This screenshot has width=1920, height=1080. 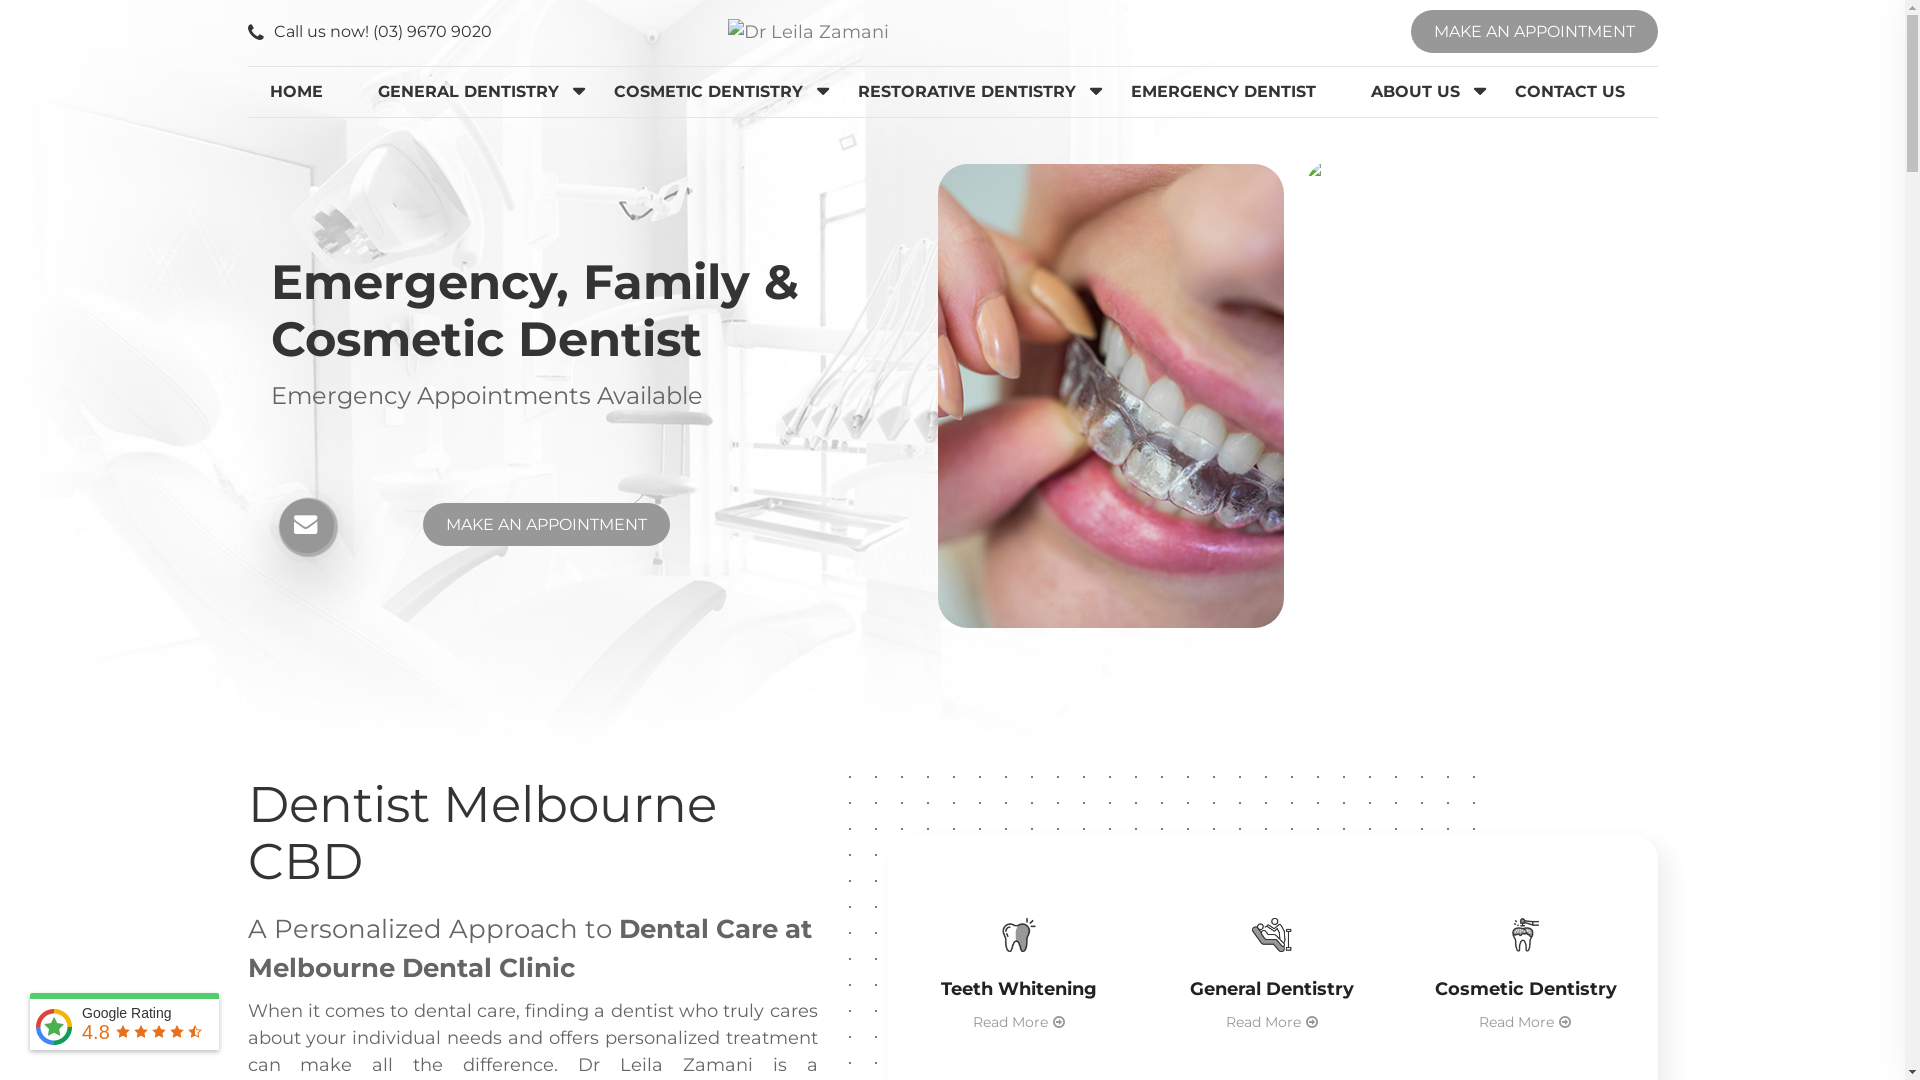 What do you see at coordinates (1532, 31) in the screenshot?
I see `'MAKE AN APPOINTMENT'` at bounding box center [1532, 31].